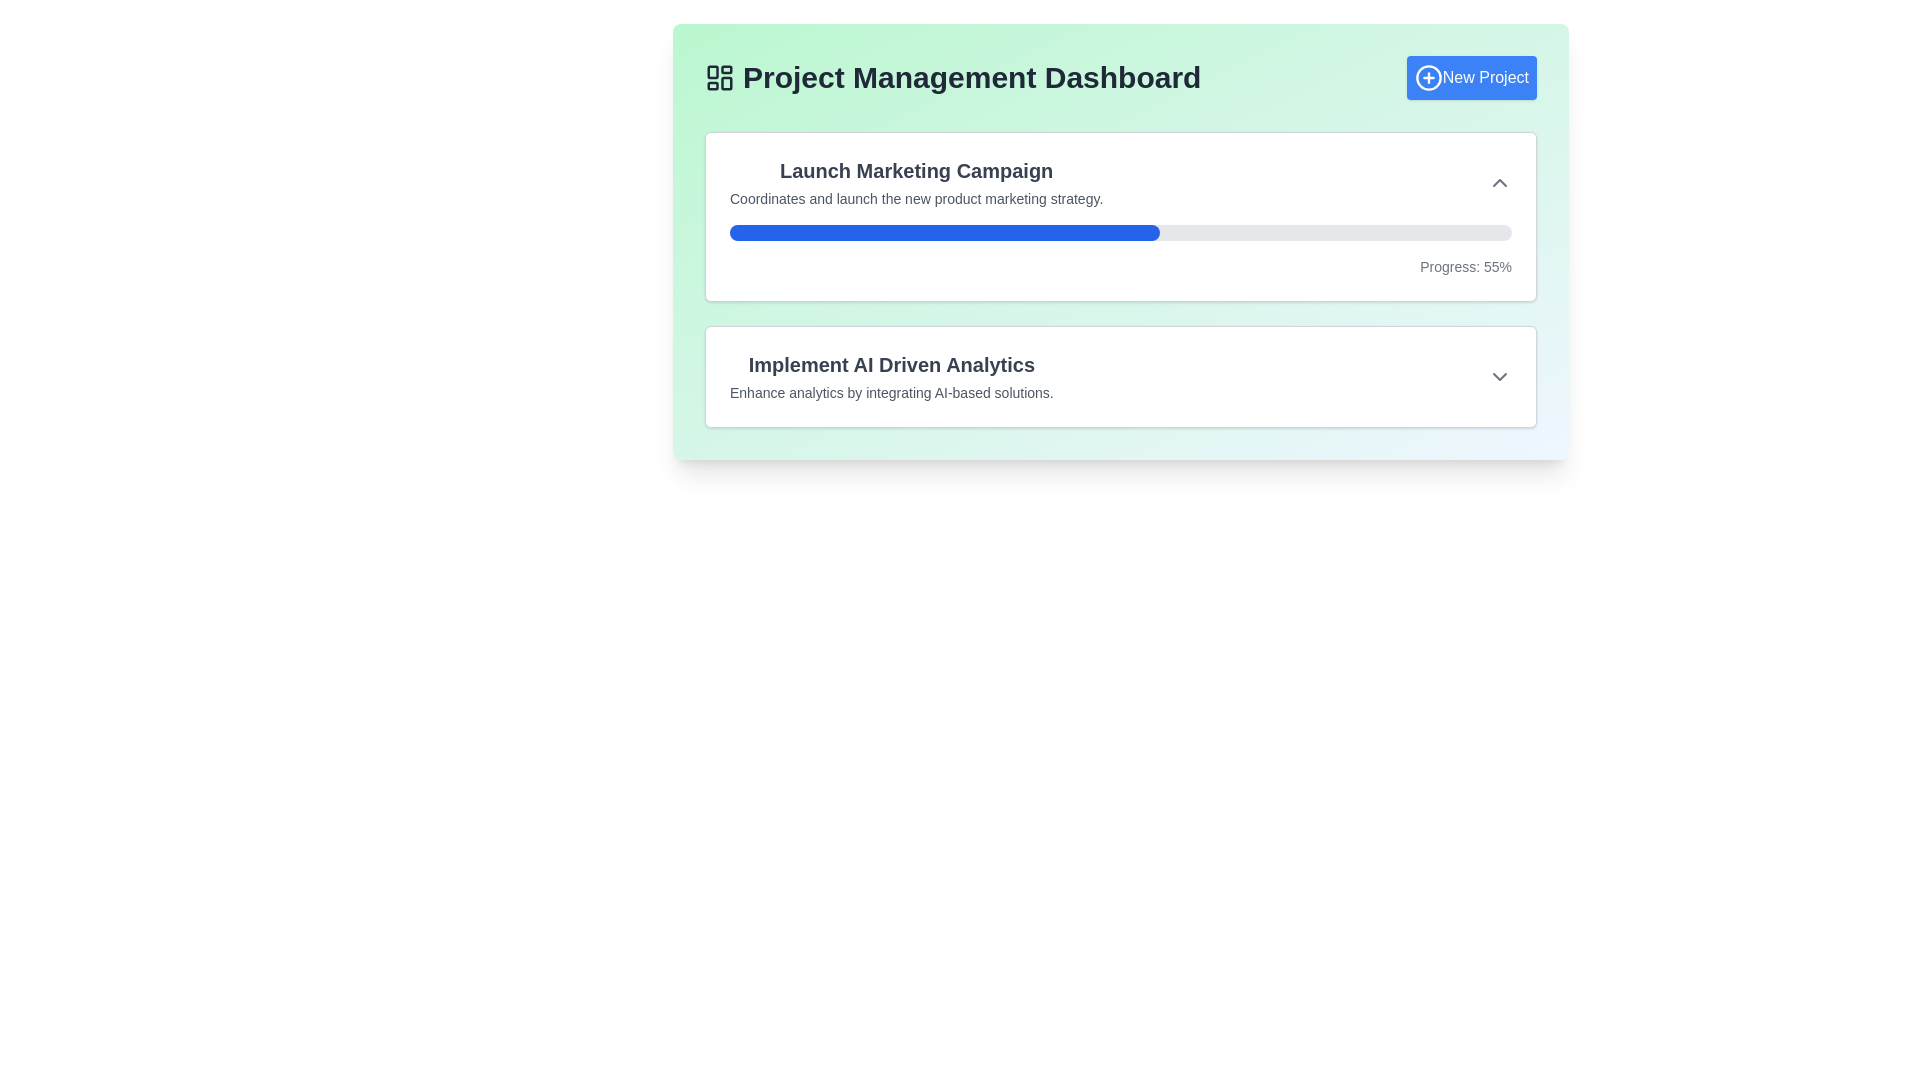 The width and height of the screenshot is (1920, 1080). I want to click on the descriptive text element located directly below the heading 'Implement AI Driven Analytics', which provides additional context for the section, so click(890, 393).